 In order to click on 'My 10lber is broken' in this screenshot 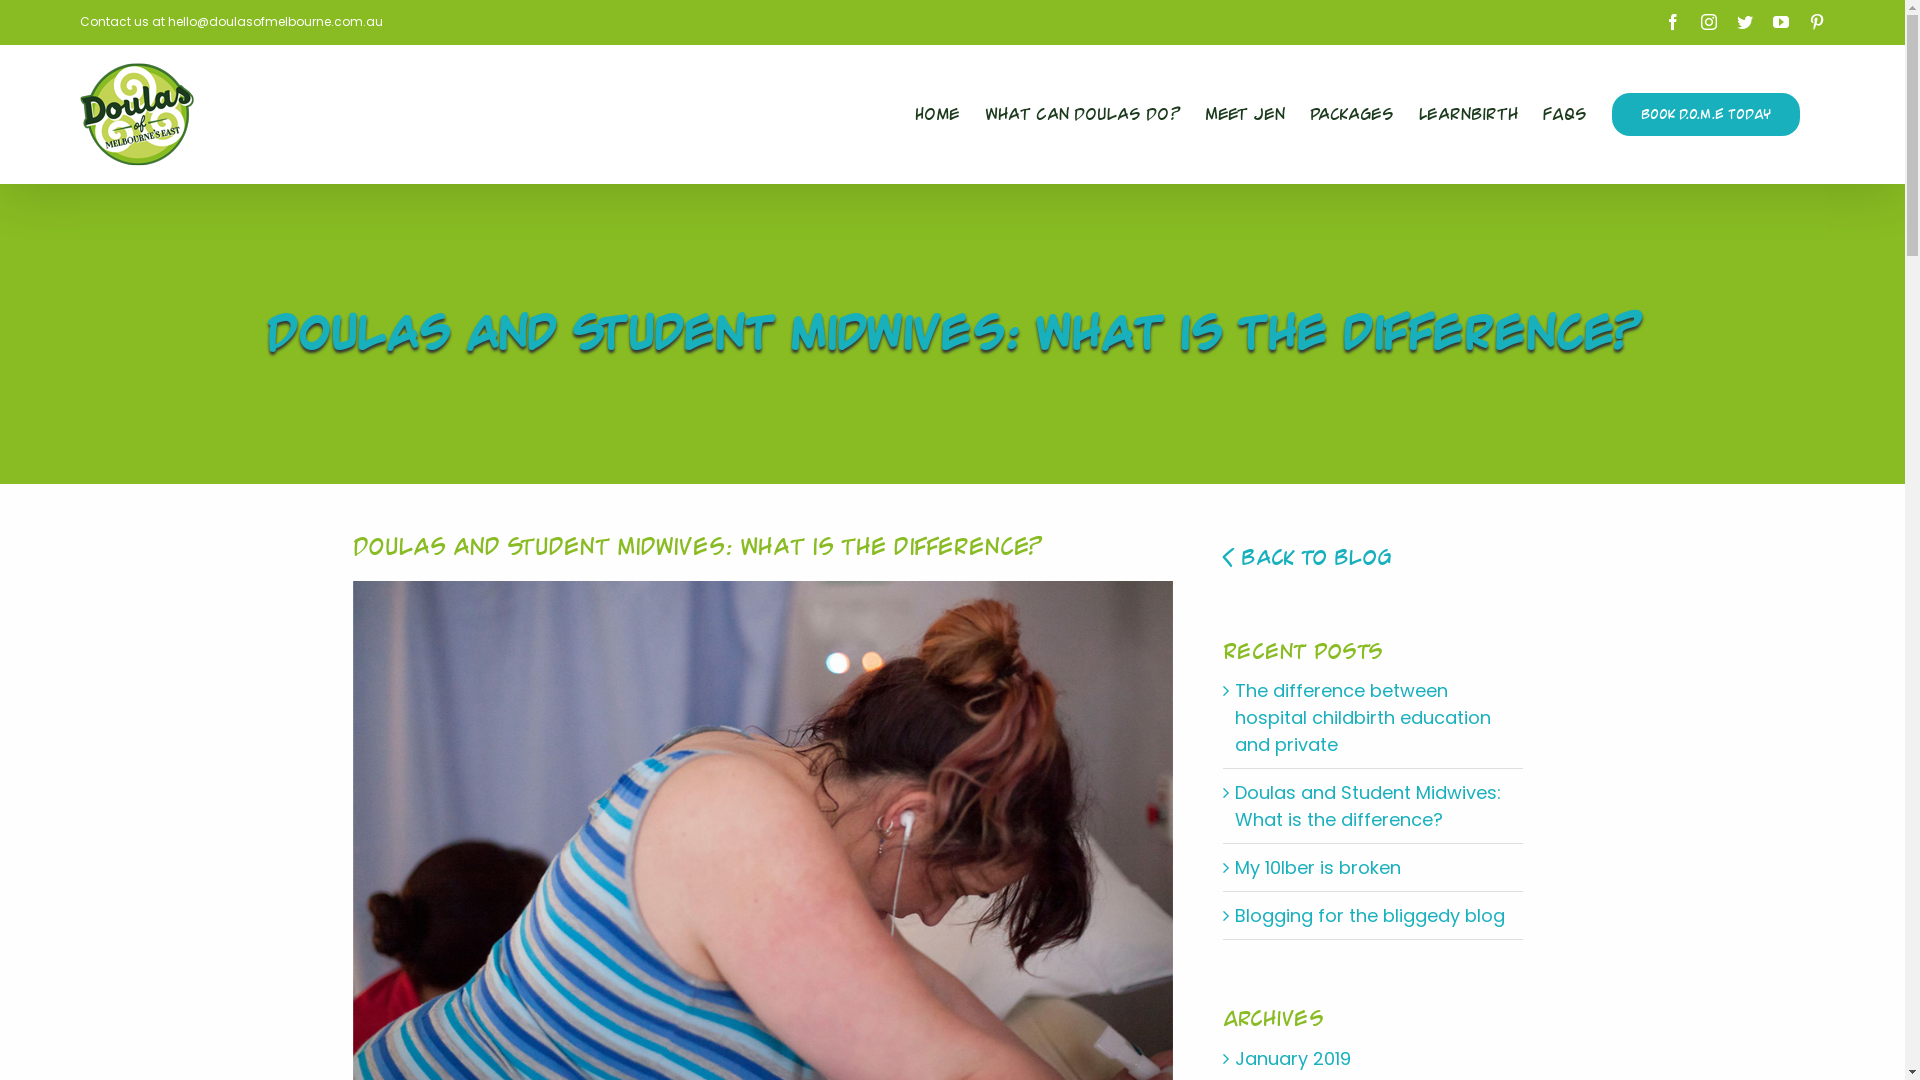, I will do `click(1232, 866)`.